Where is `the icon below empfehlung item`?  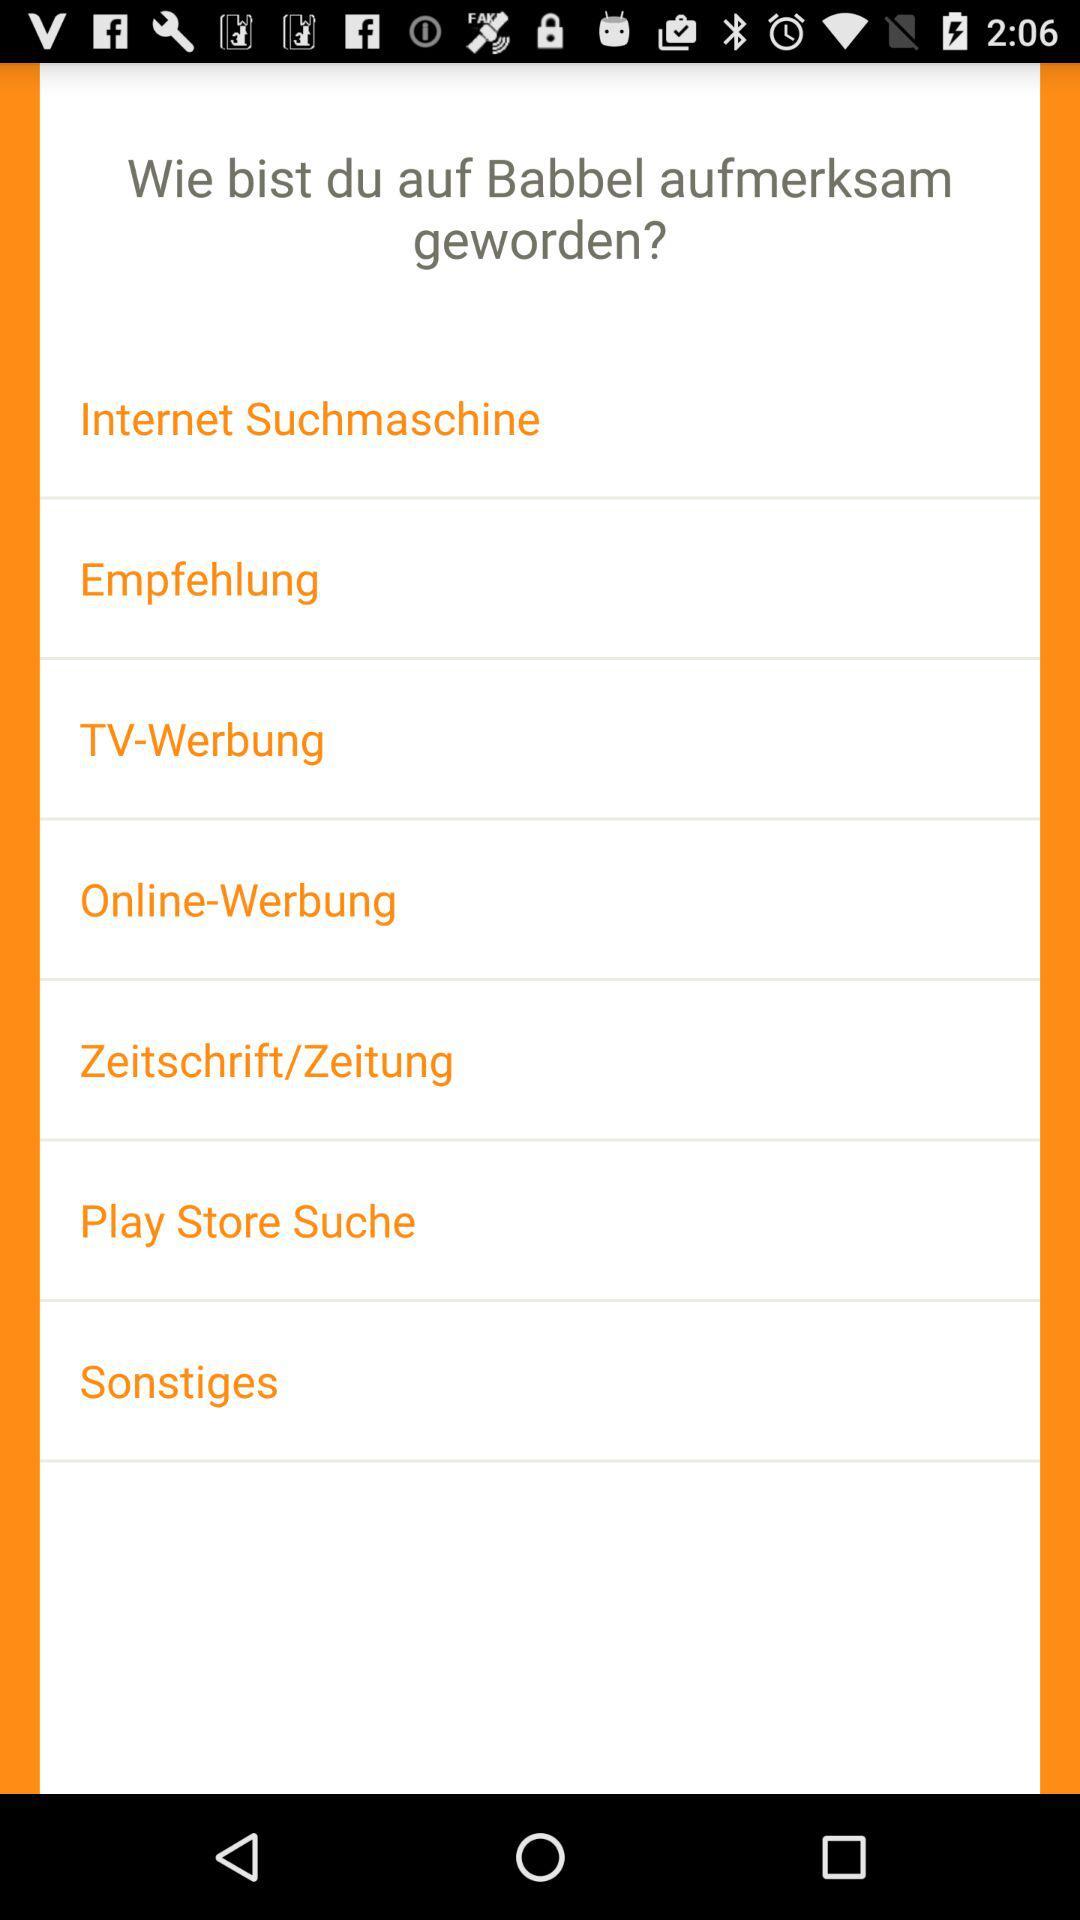
the icon below empfehlung item is located at coordinates (540, 737).